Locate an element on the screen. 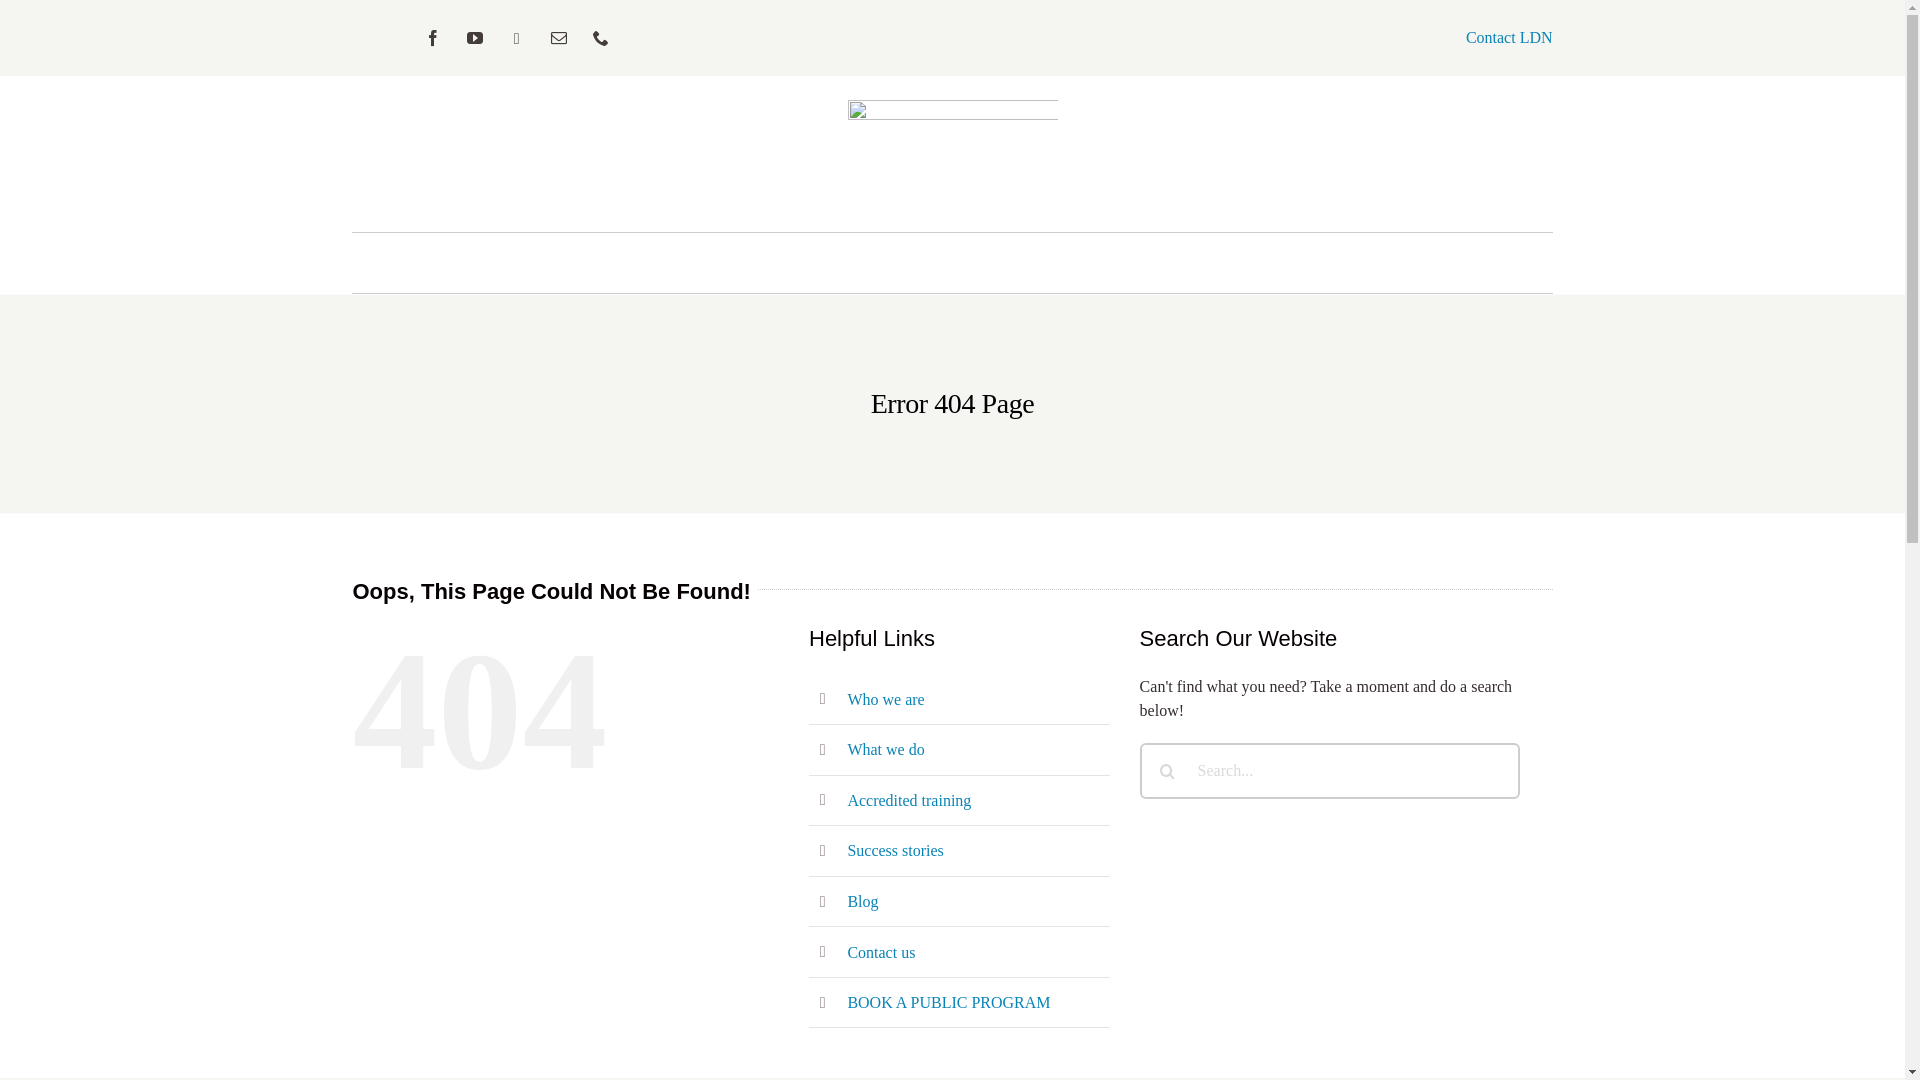 Image resolution: width=1920 pixels, height=1080 pixels. 'BOOK A PUBLIC PROGRAM' is located at coordinates (947, 1002).